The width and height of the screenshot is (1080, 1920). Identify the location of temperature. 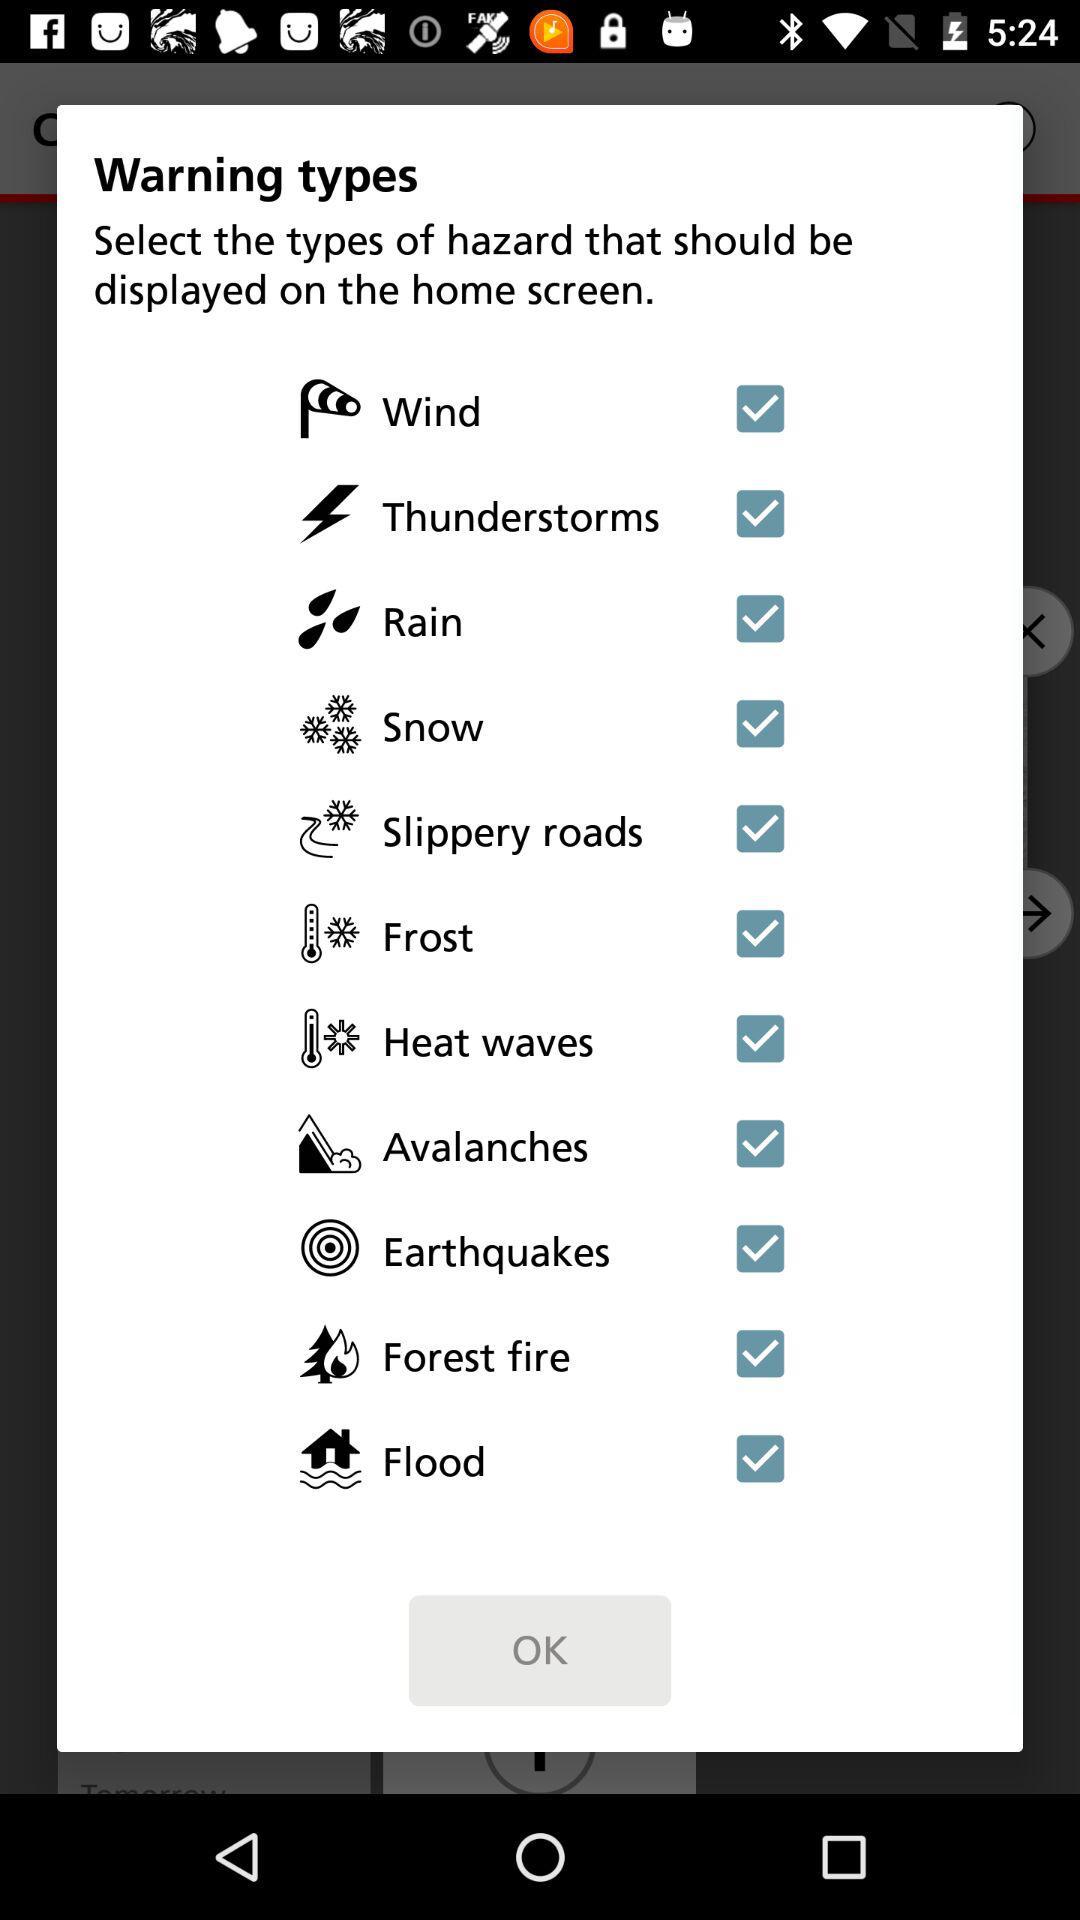
(760, 1038).